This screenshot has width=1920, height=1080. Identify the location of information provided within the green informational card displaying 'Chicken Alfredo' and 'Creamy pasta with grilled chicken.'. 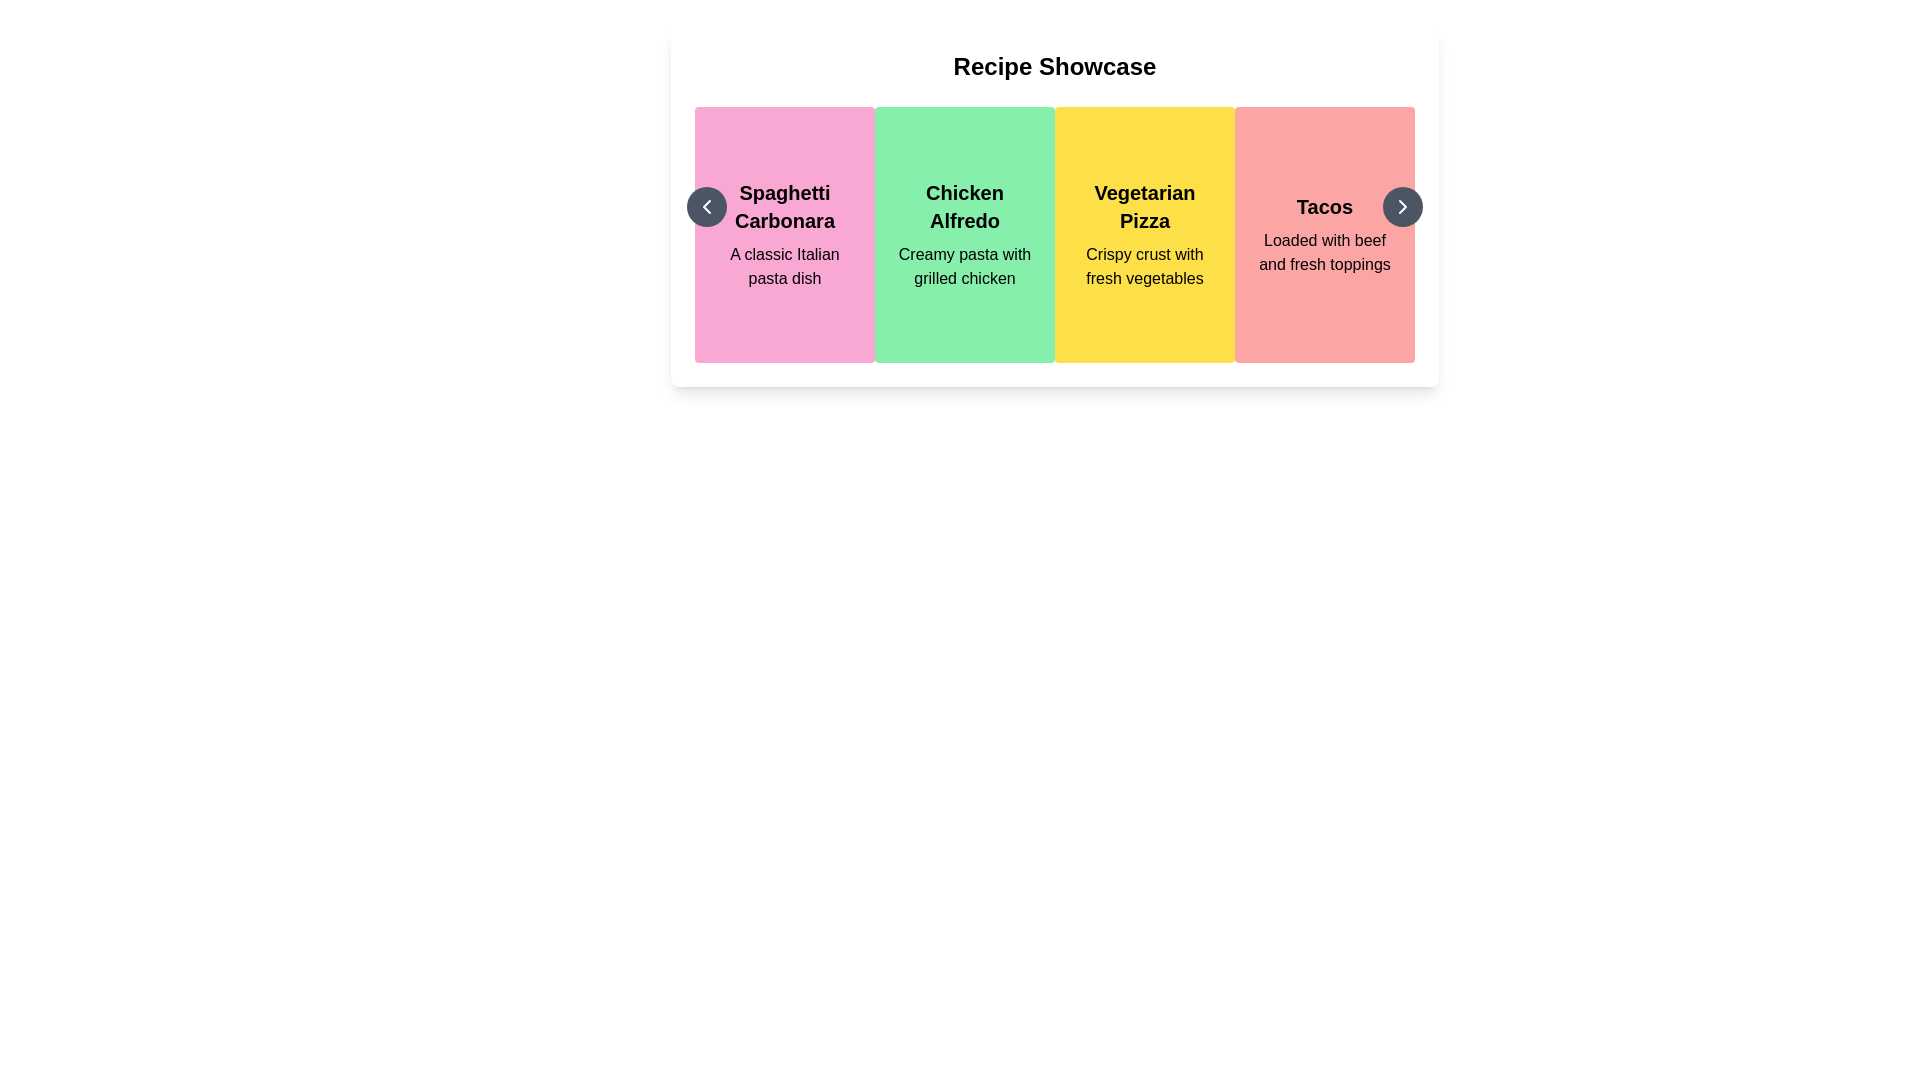
(964, 234).